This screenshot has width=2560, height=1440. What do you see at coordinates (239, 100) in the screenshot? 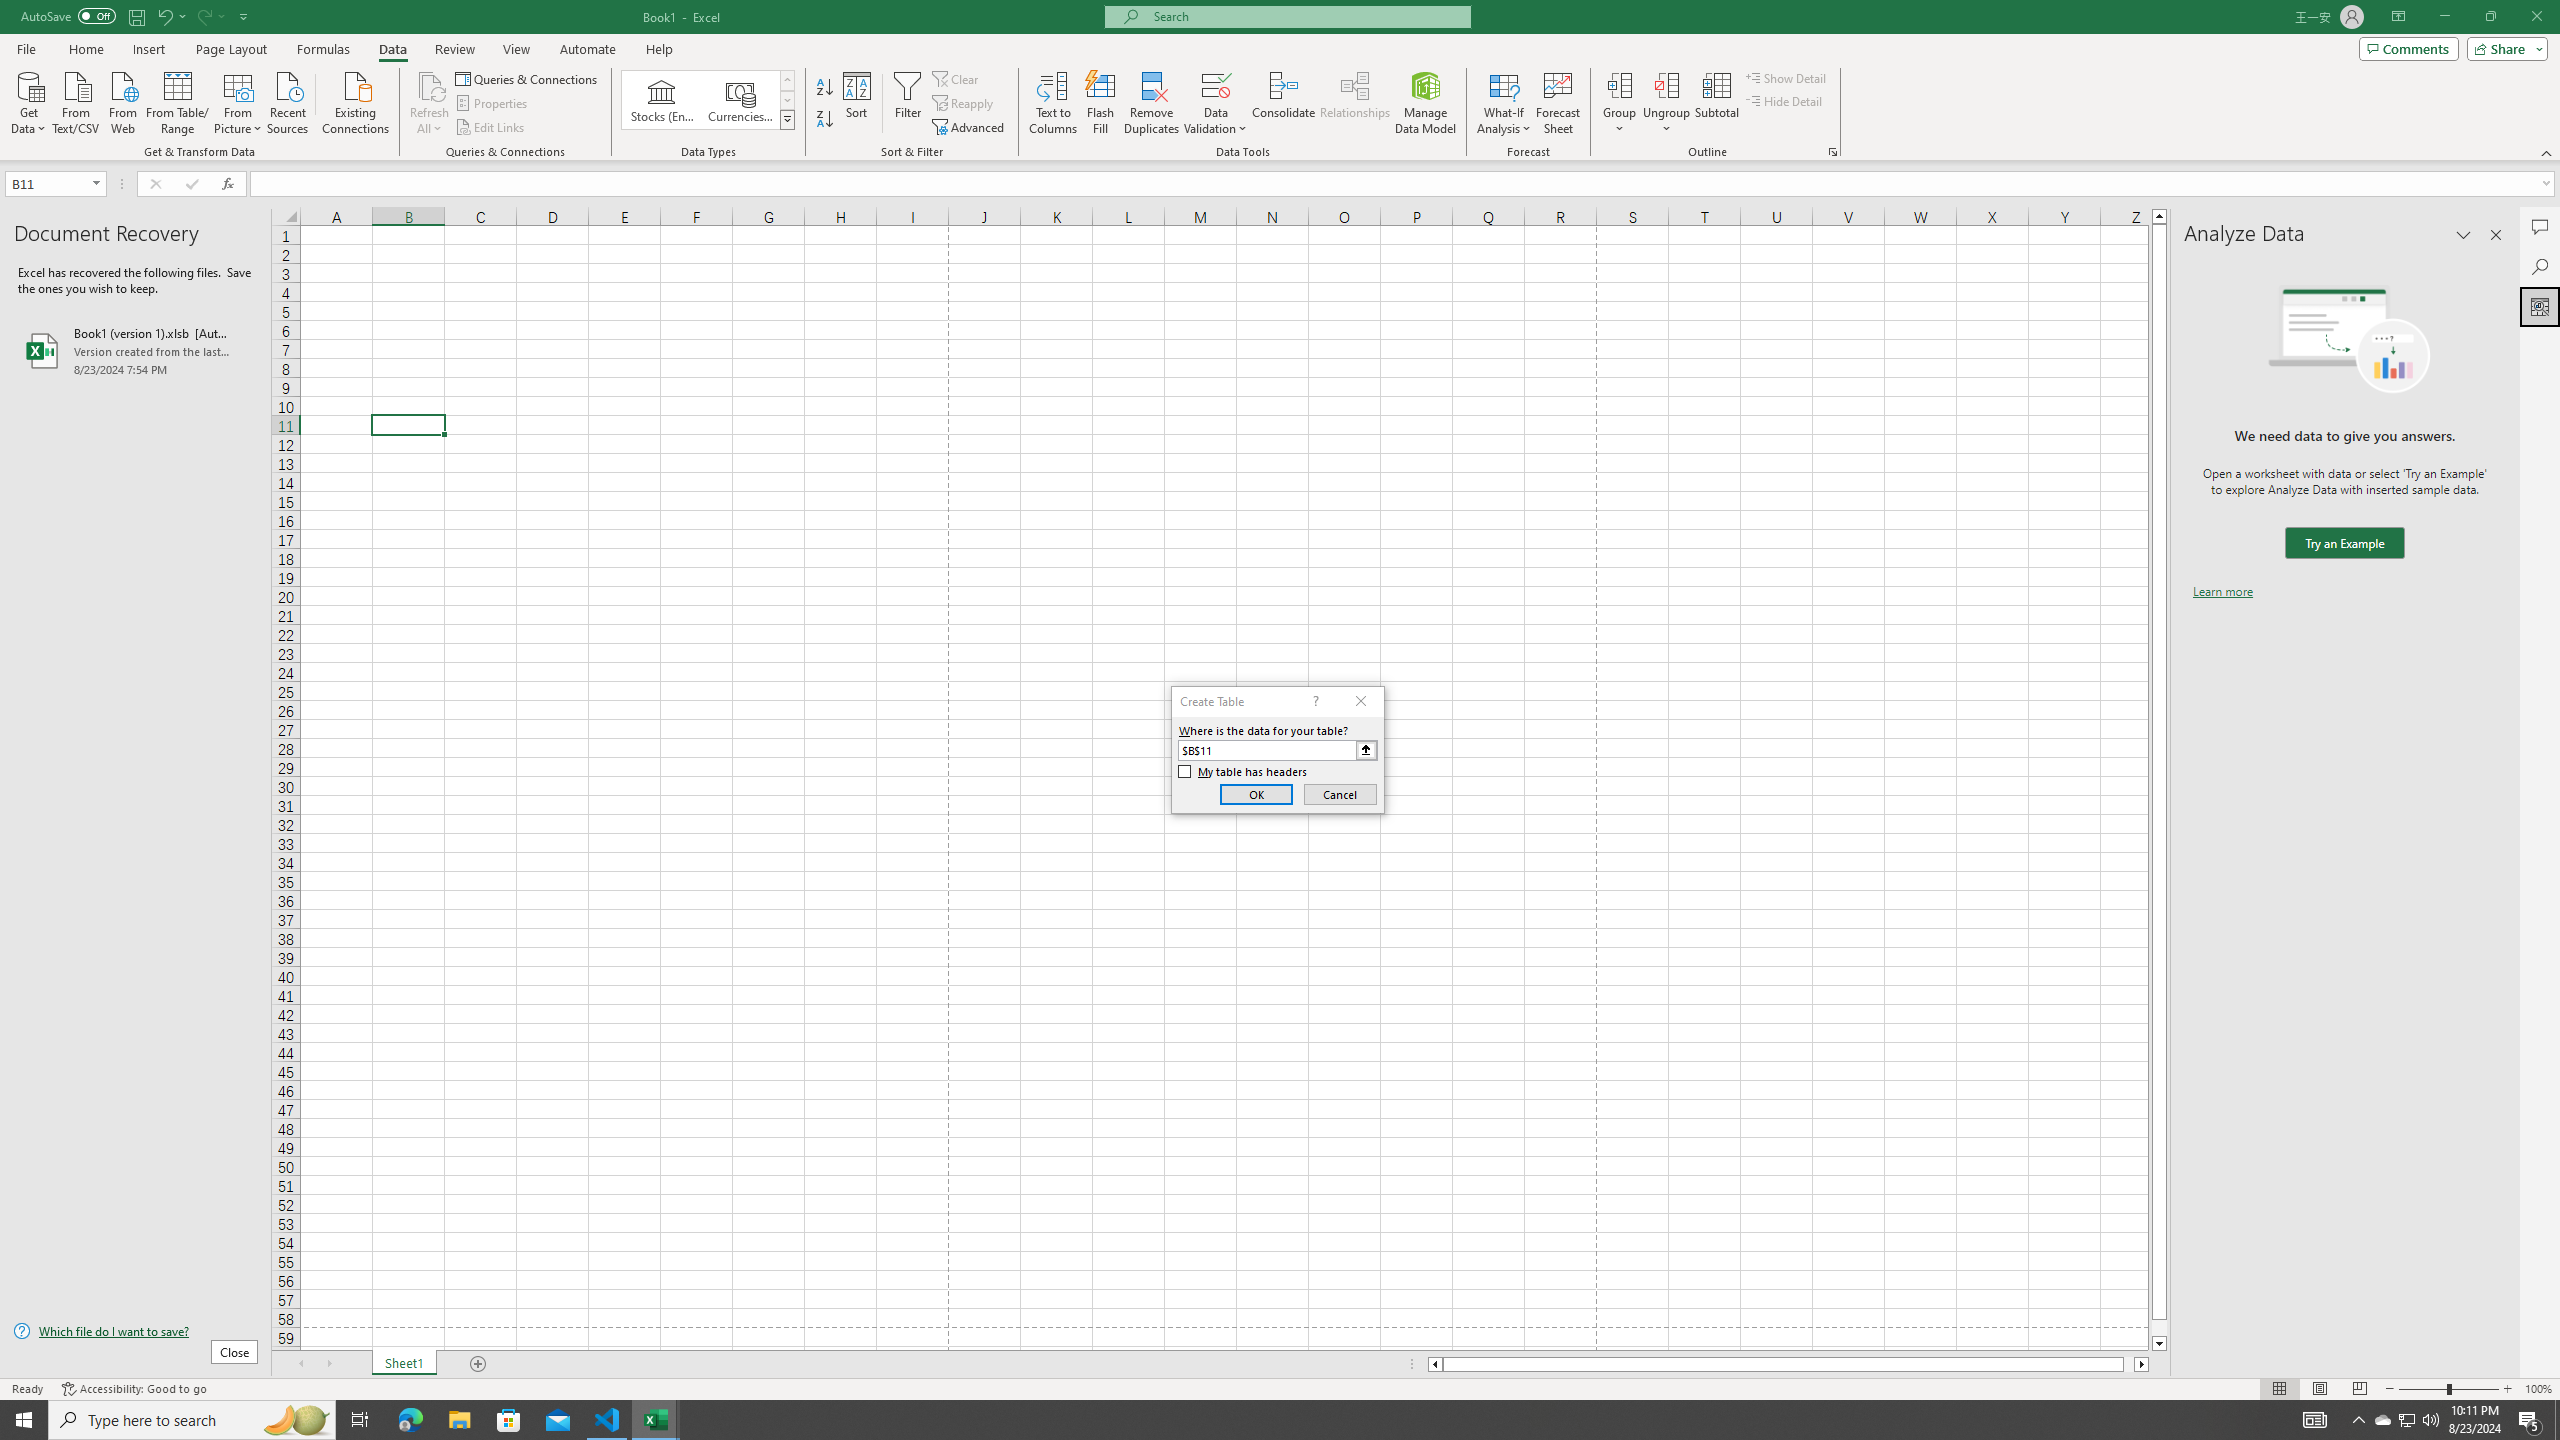
I see `'From Picture'` at bounding box center [239, 100].